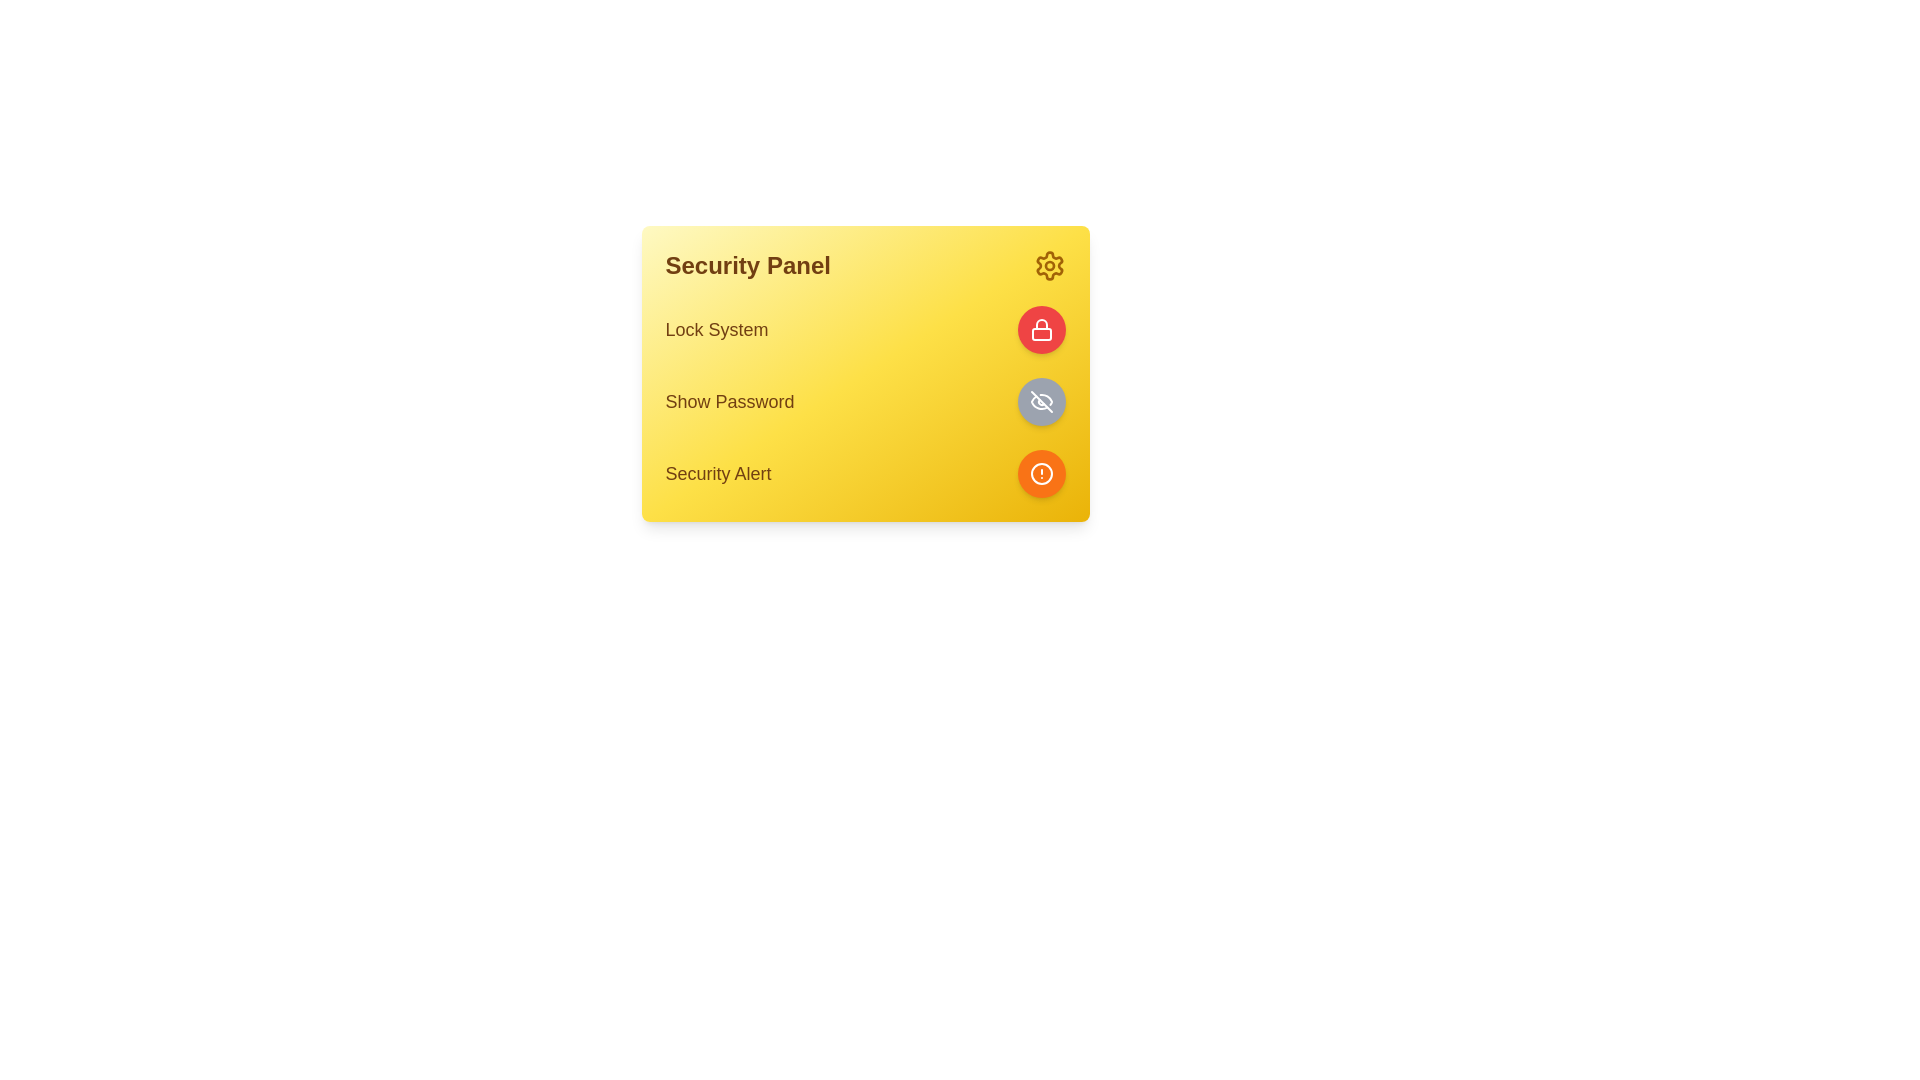 This screenshot has width=1920, height=1080. Describe the element at coordinates (865, 329) in the screenshot. I see `the first element in the vertical list within the yellow 'Security Panel' that represents a locking functionality` at that location.